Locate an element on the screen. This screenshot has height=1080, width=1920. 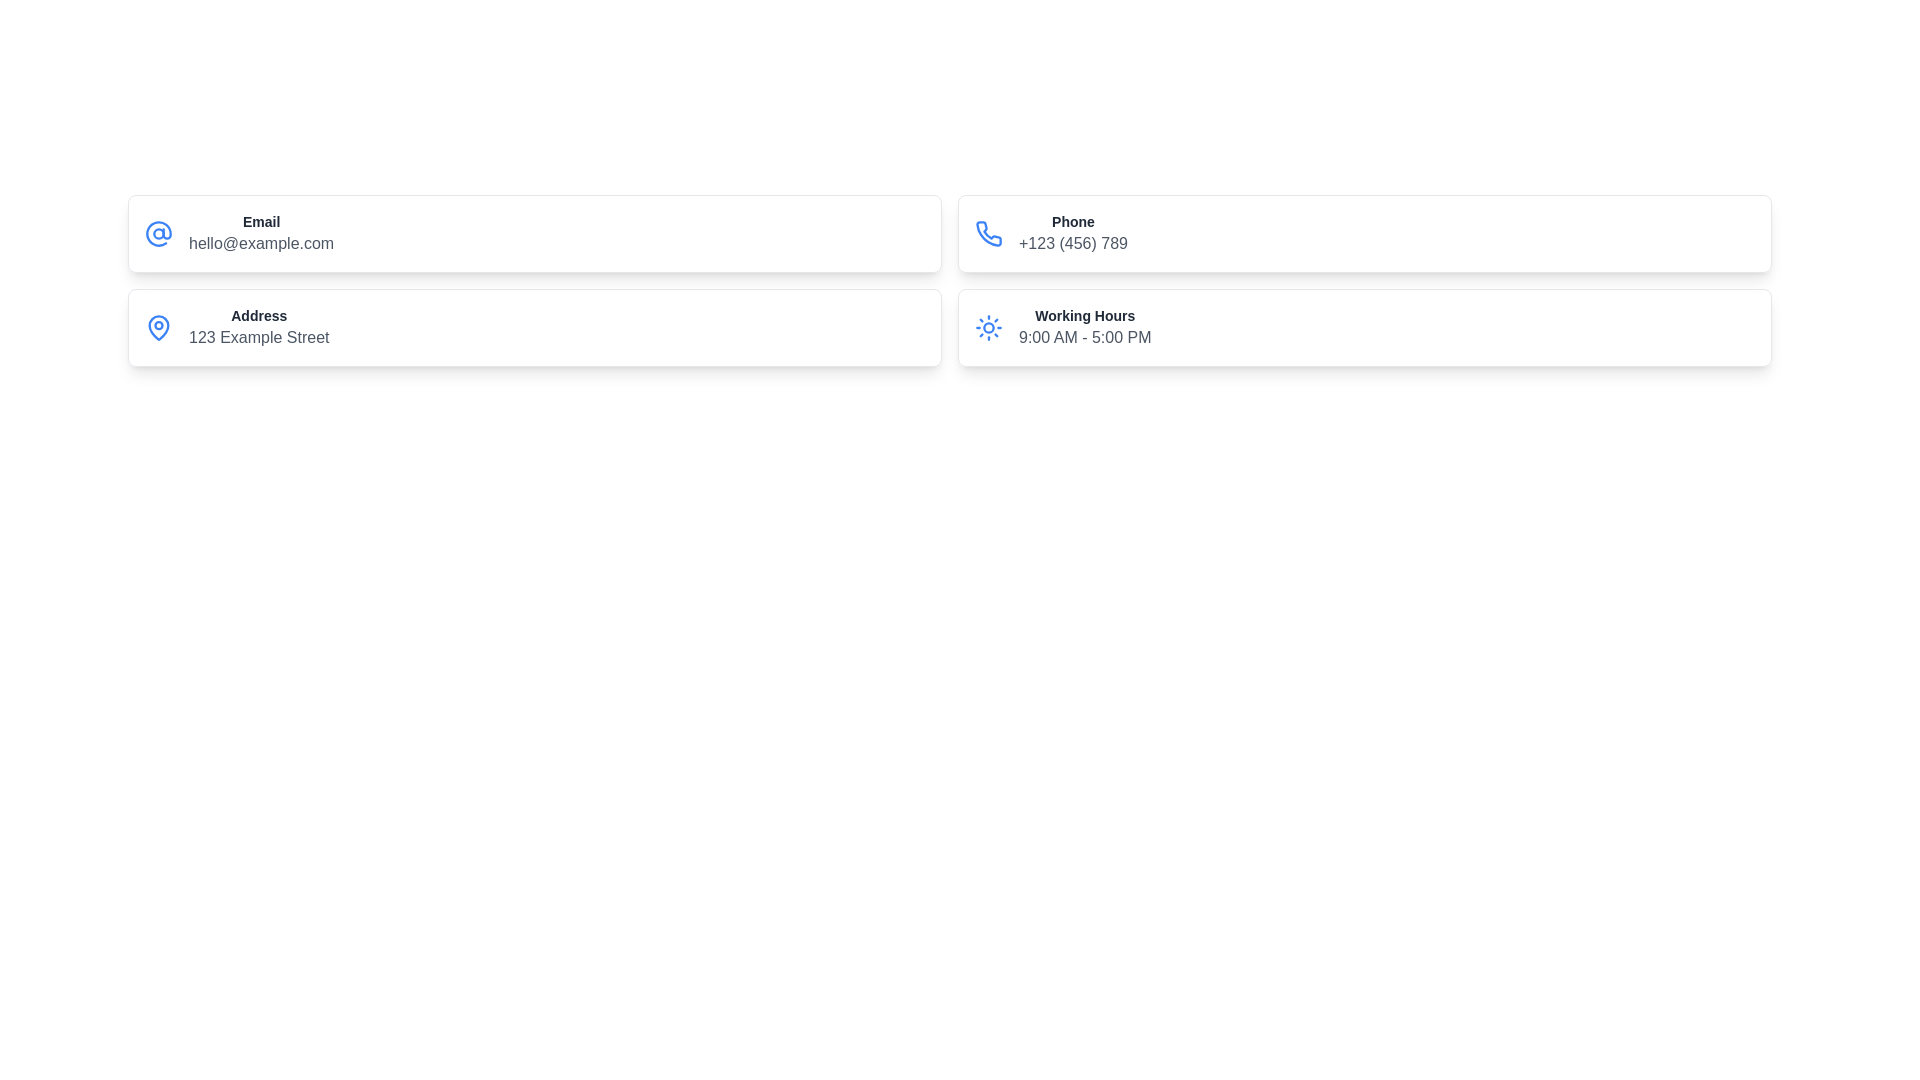
the static text label indicating working hours, positioned above the text '9:00 AM - 5:00 PM' on the right side of the interface is located at coordinates (1084, 315).